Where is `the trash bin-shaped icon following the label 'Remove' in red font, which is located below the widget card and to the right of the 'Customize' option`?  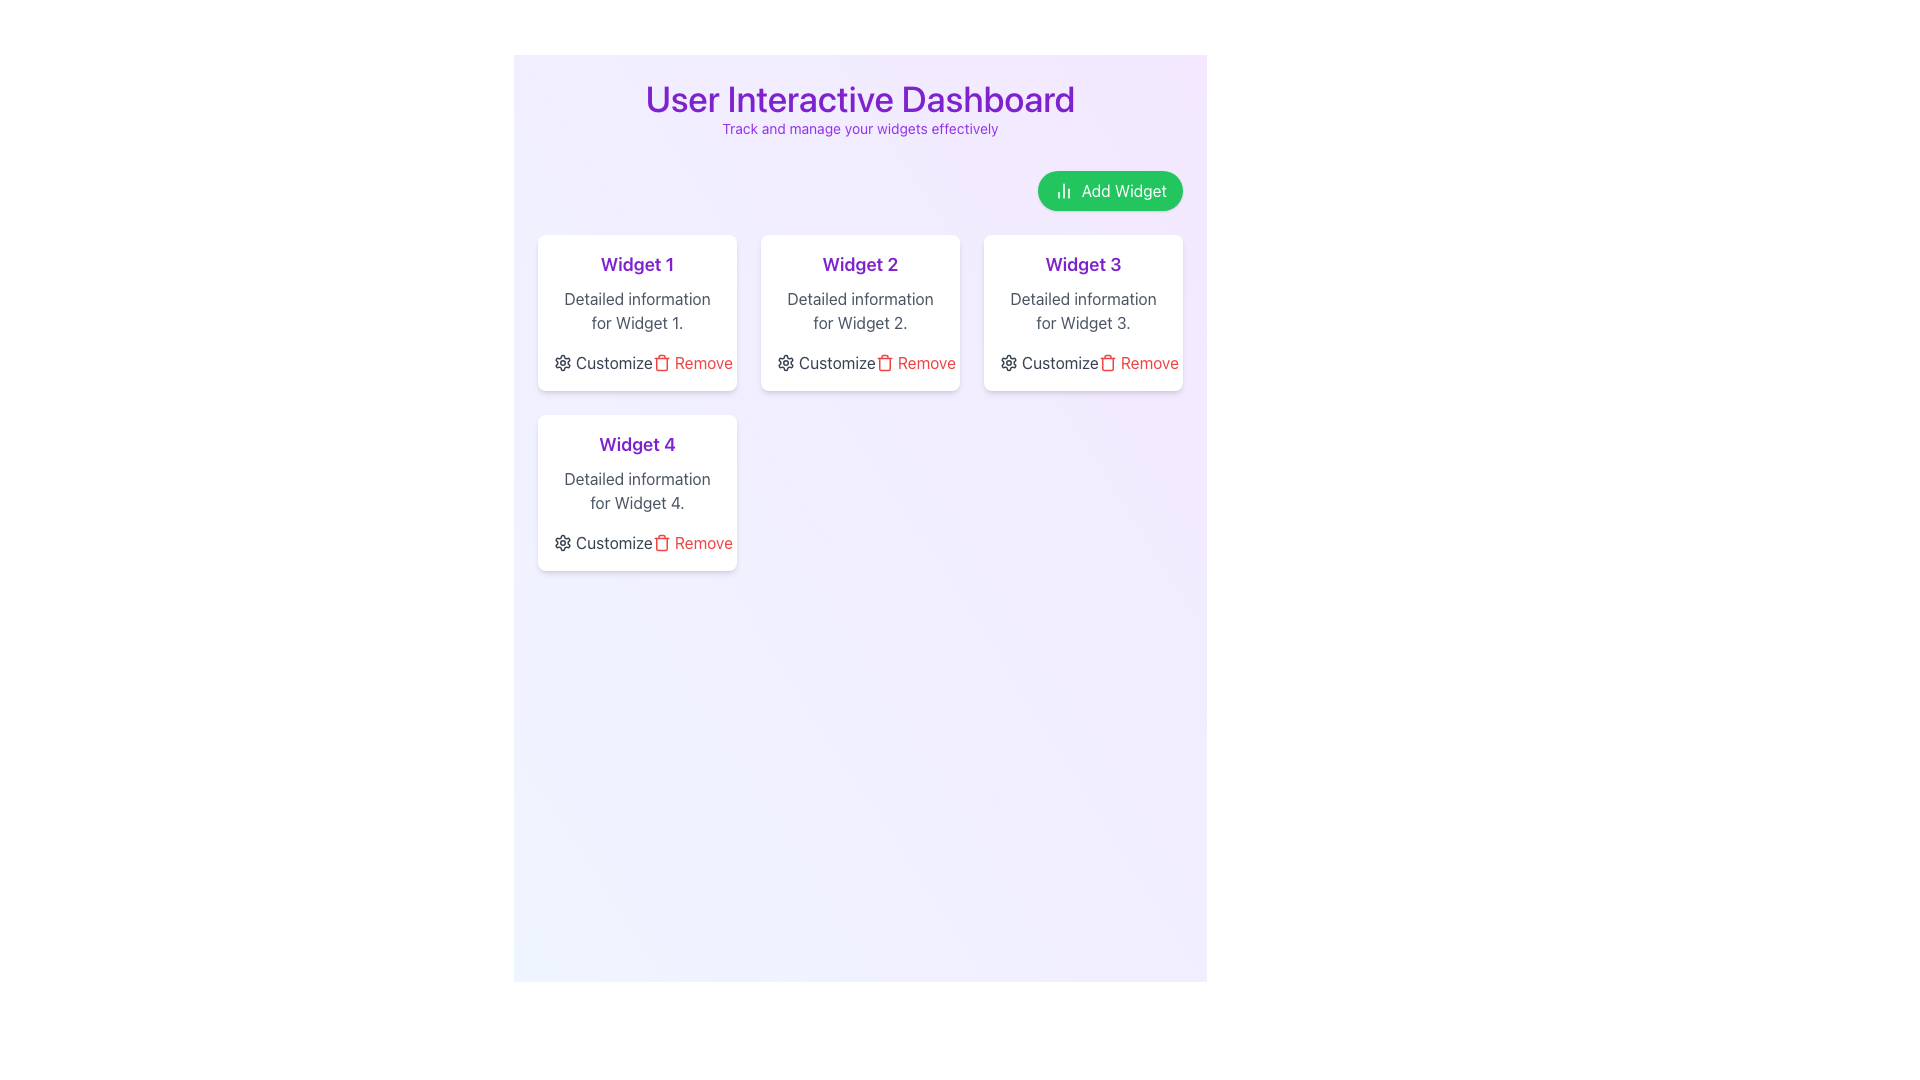 the trash bin-shaped icon following the label 'Remove' in red font, which is located below the widget card and to the right of the 'Customize' option is located at coordinates (883, 362).